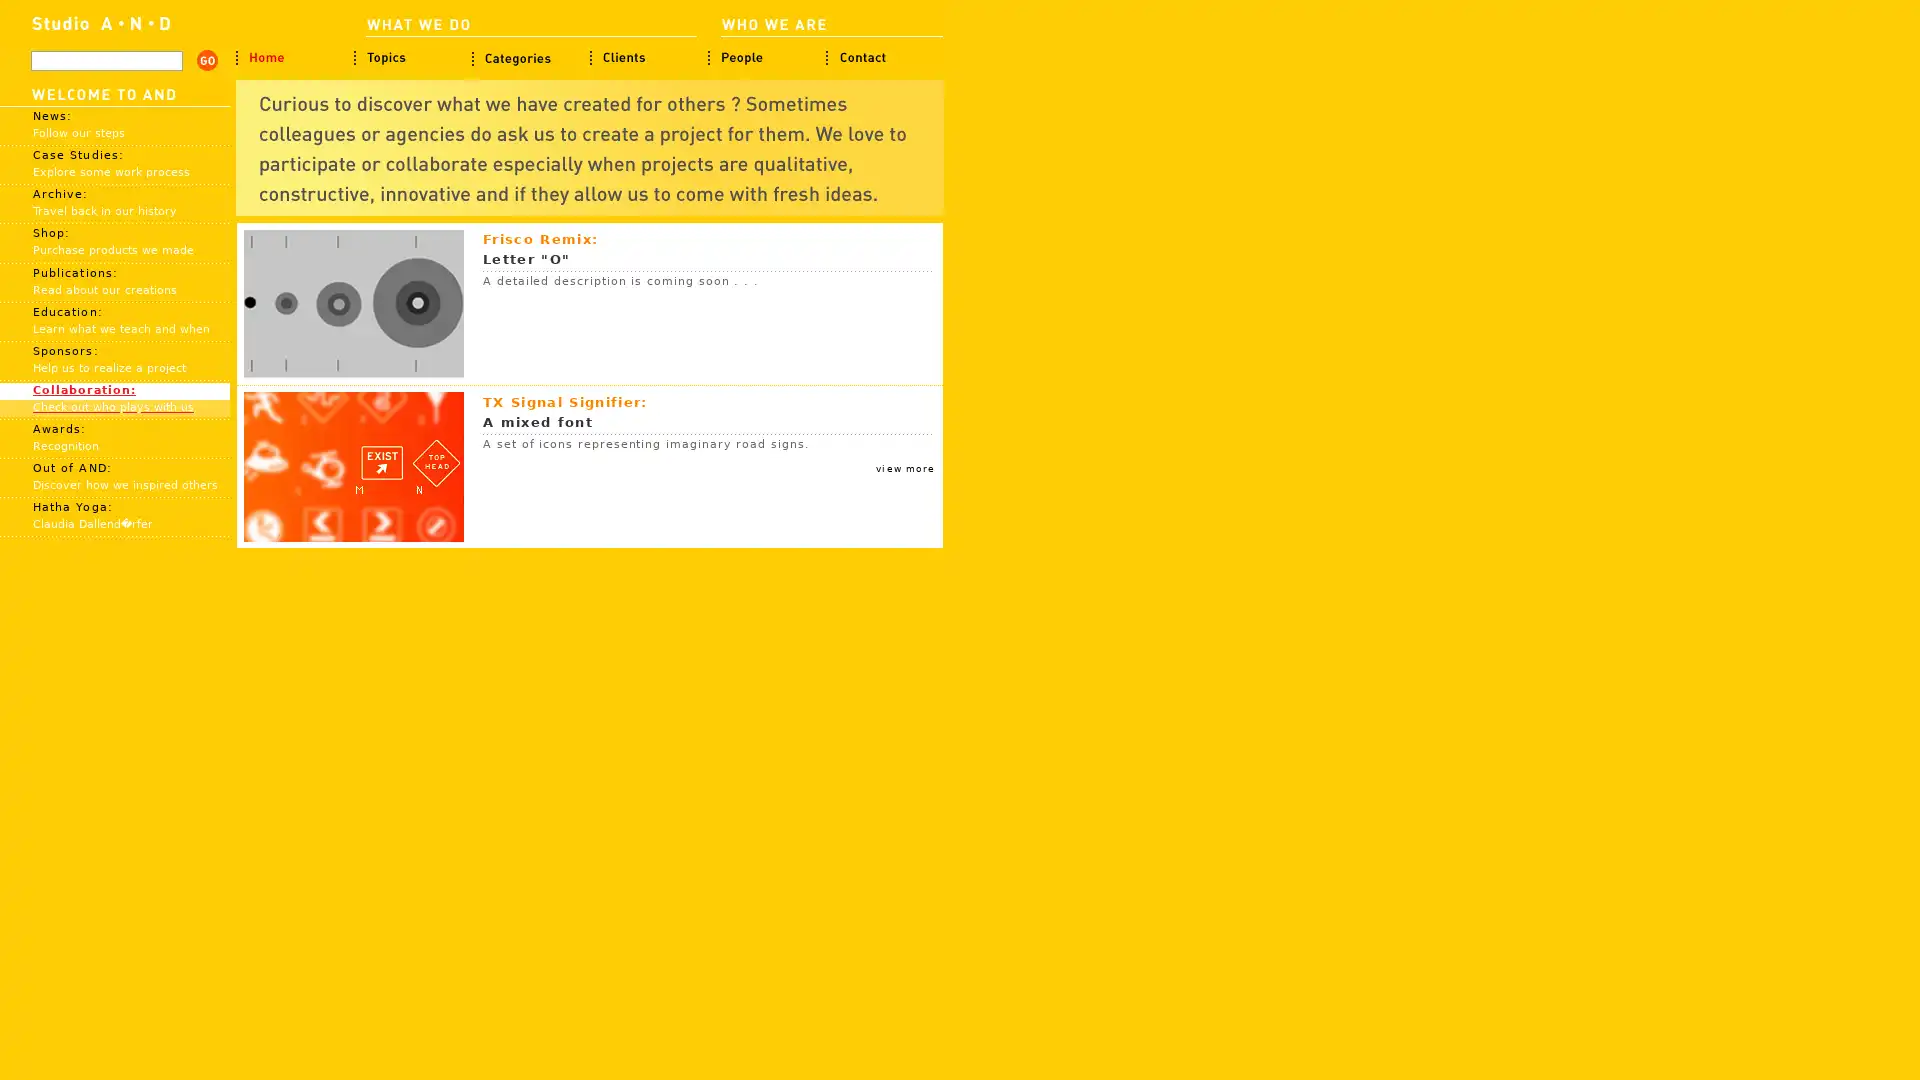  I want to click on search, so click(206, 59).